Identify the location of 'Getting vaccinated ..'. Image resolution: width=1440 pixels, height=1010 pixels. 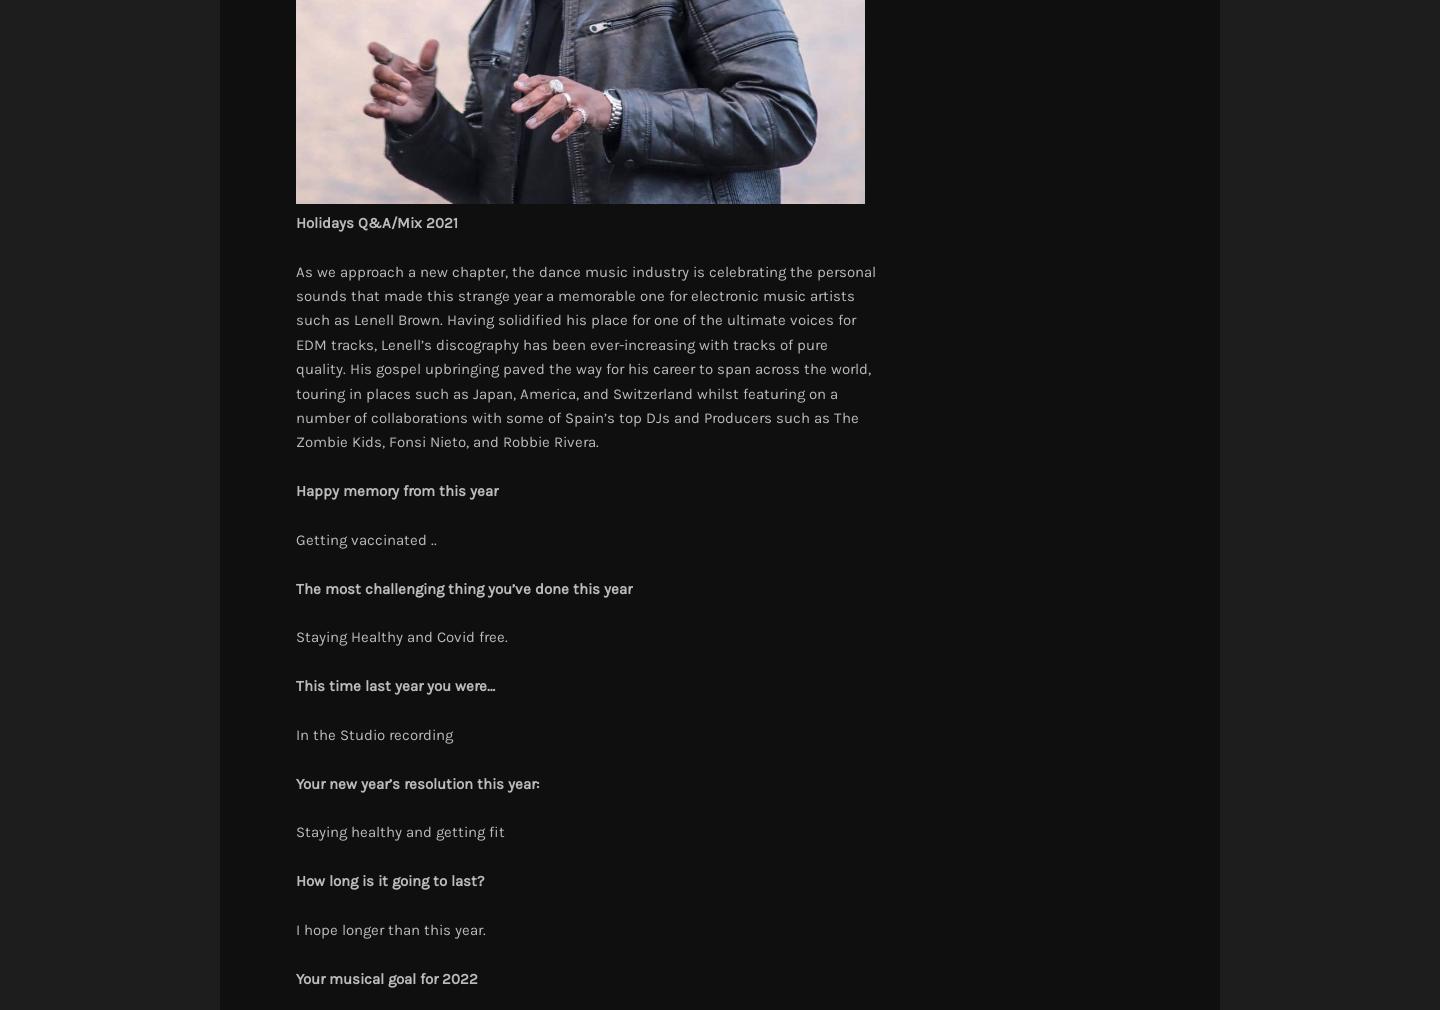
(365, 538).